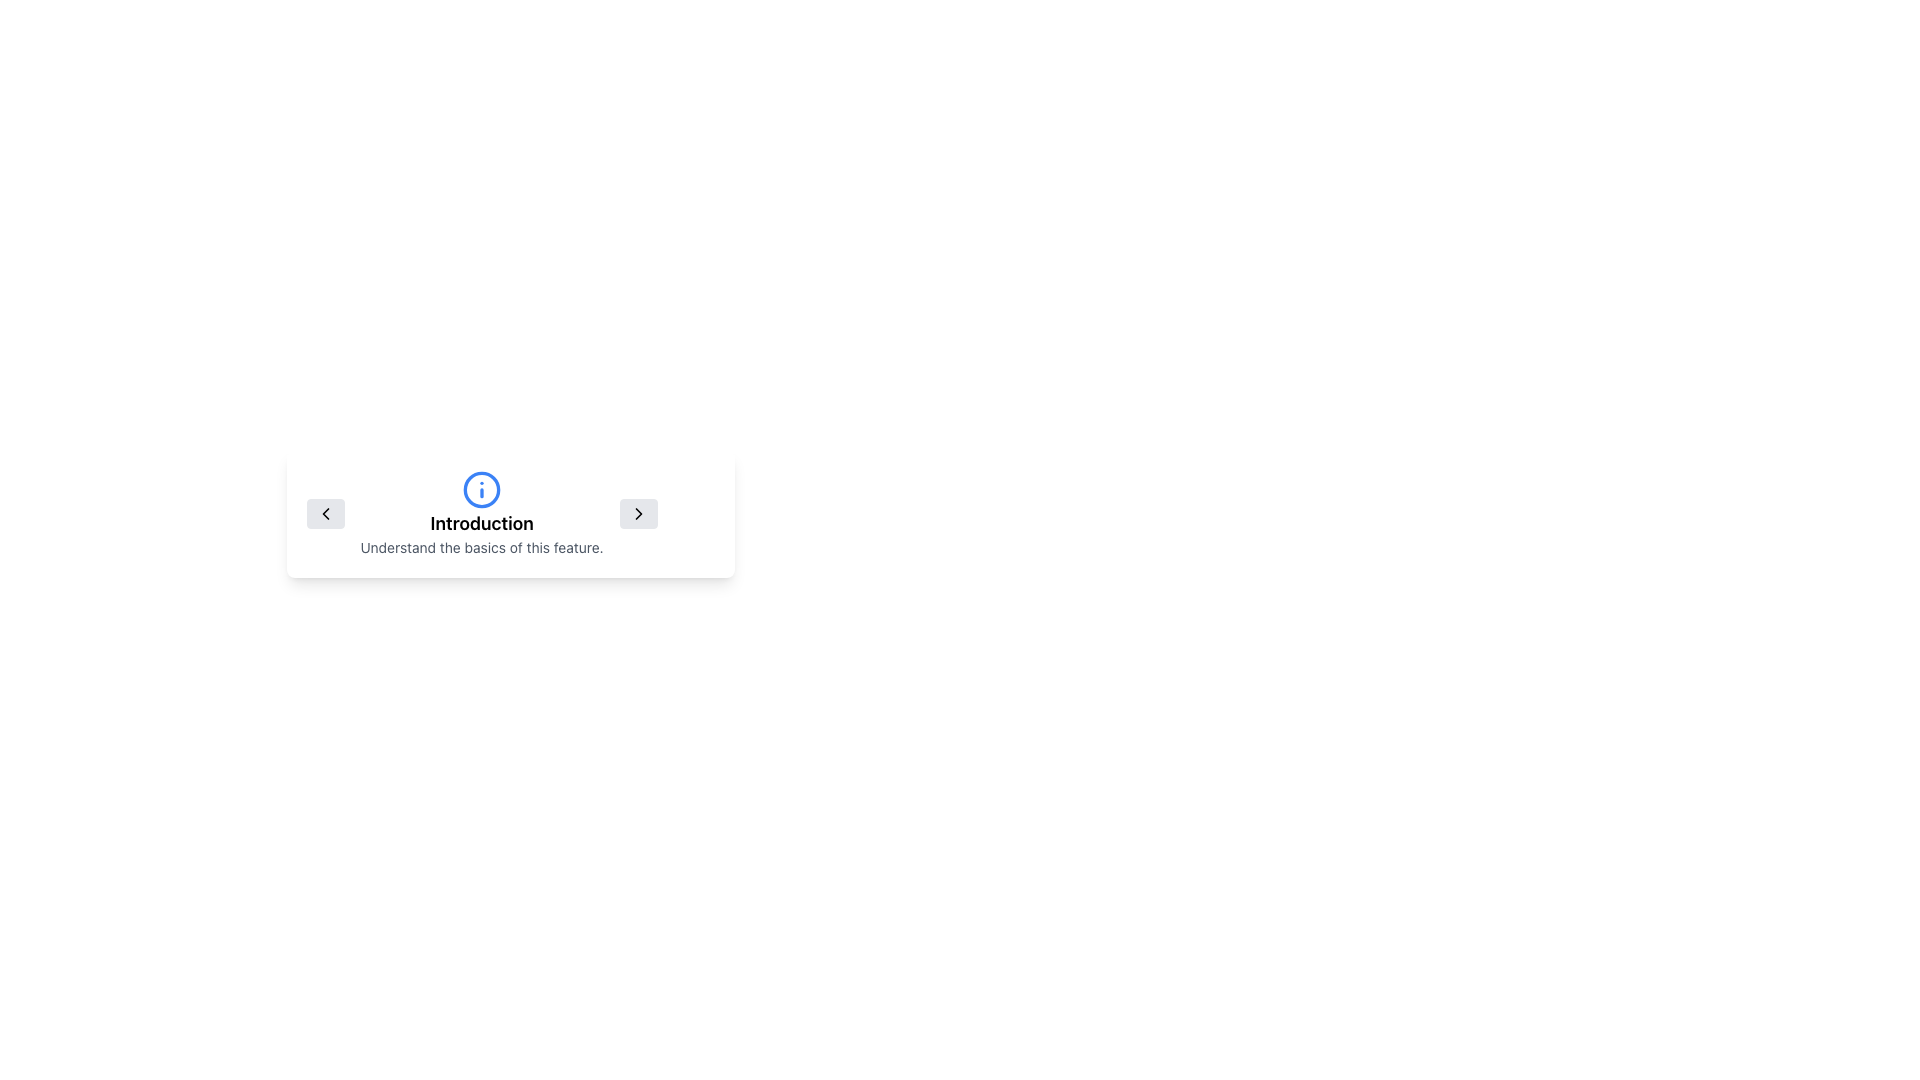  I want to click on the forward navigation button located on the right side of the control group to proceed to the next step or page, so click(637, 512).